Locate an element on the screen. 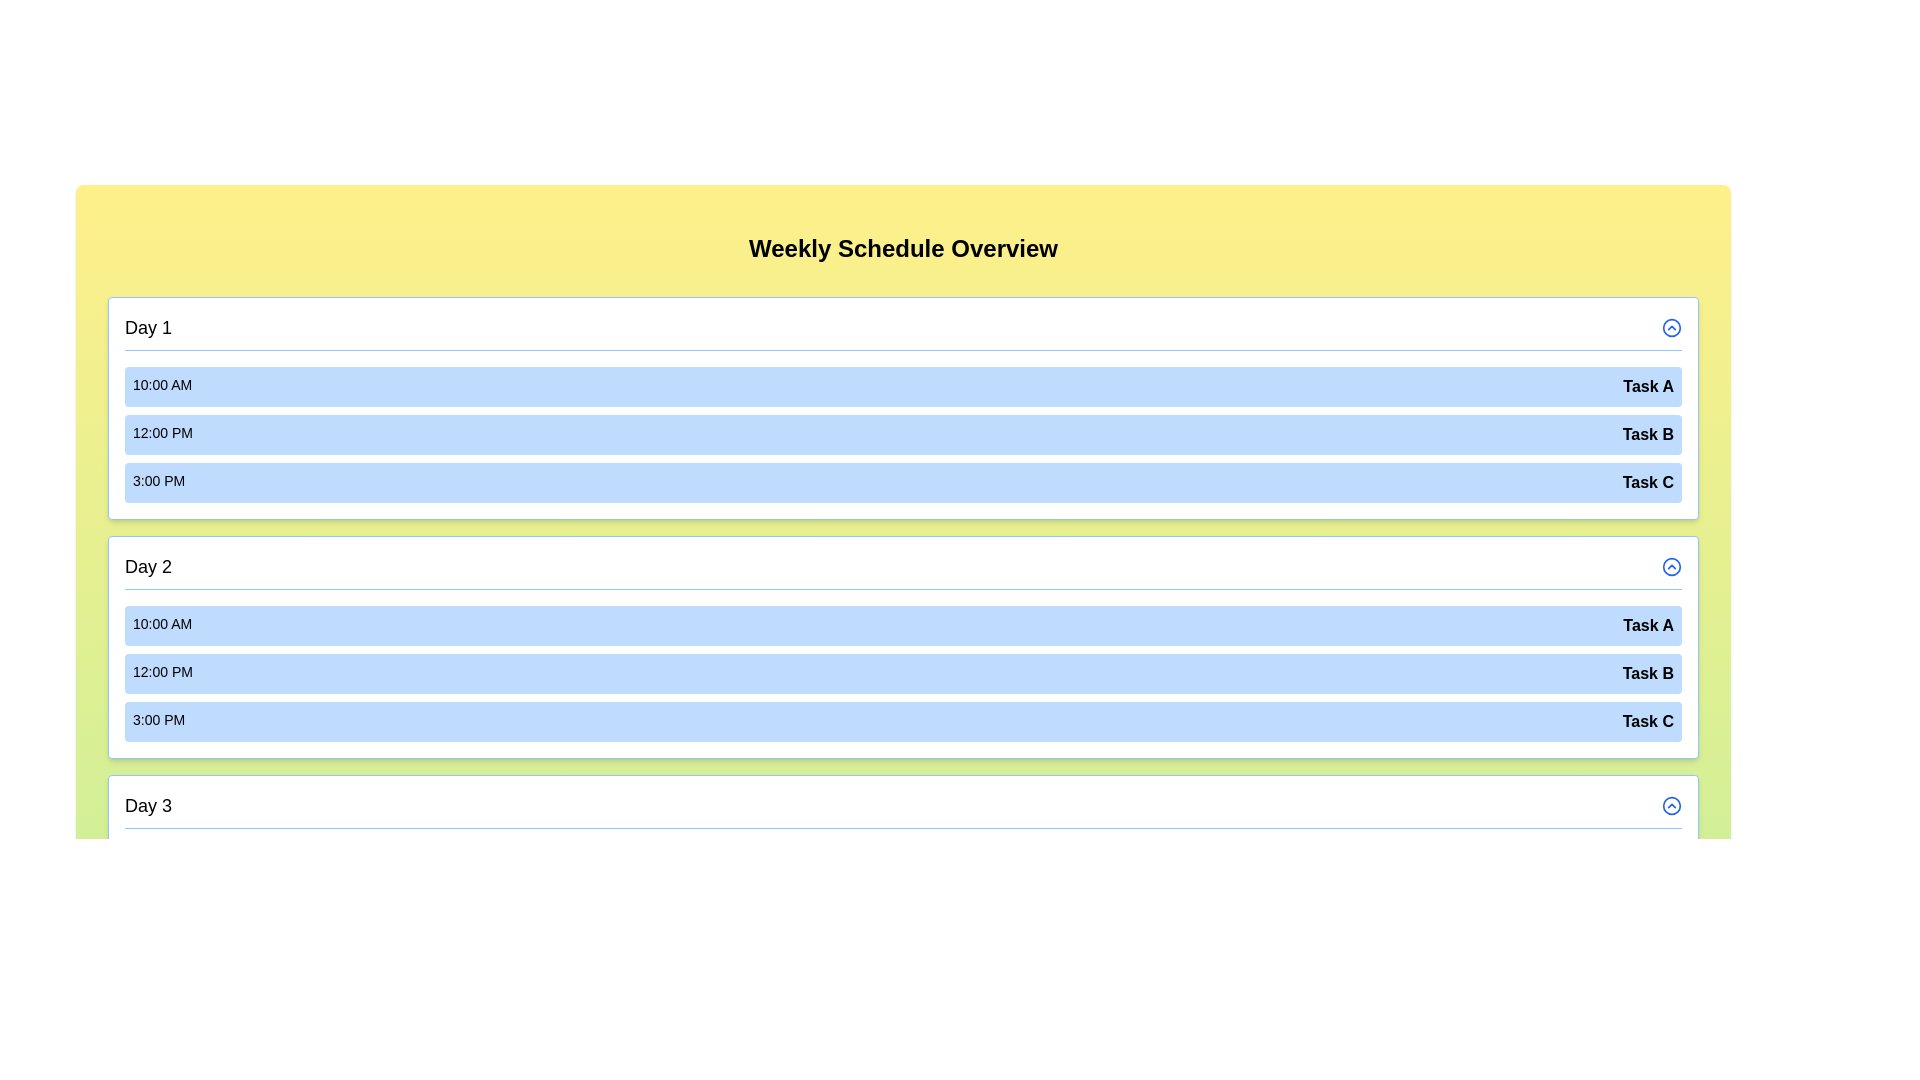 This screenshot has height=1080, width=1920. the event Task A for day Day 1 is located at coordinates (902, 386).